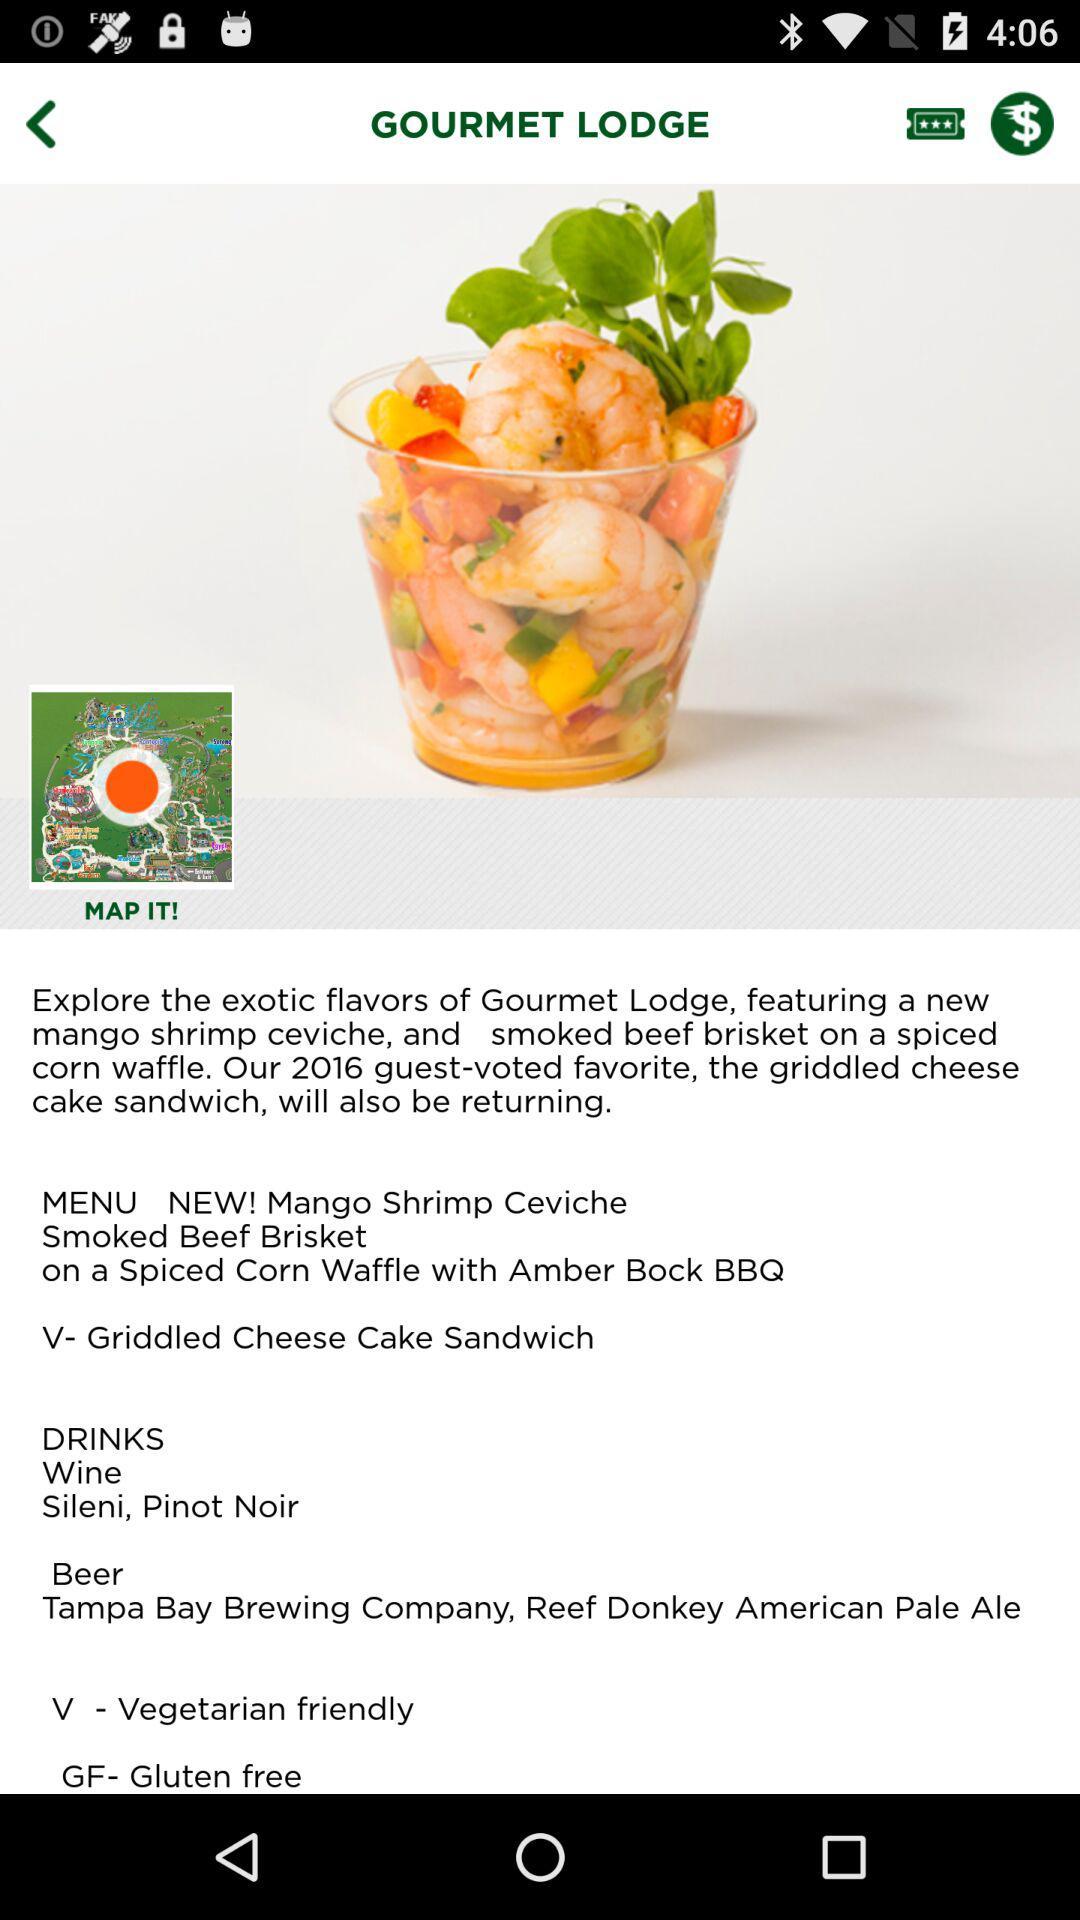 This screenshot has height=1920, width=1080. Describe the element at coordinates (131, 786) in the screenshot. I see `map` at that location.